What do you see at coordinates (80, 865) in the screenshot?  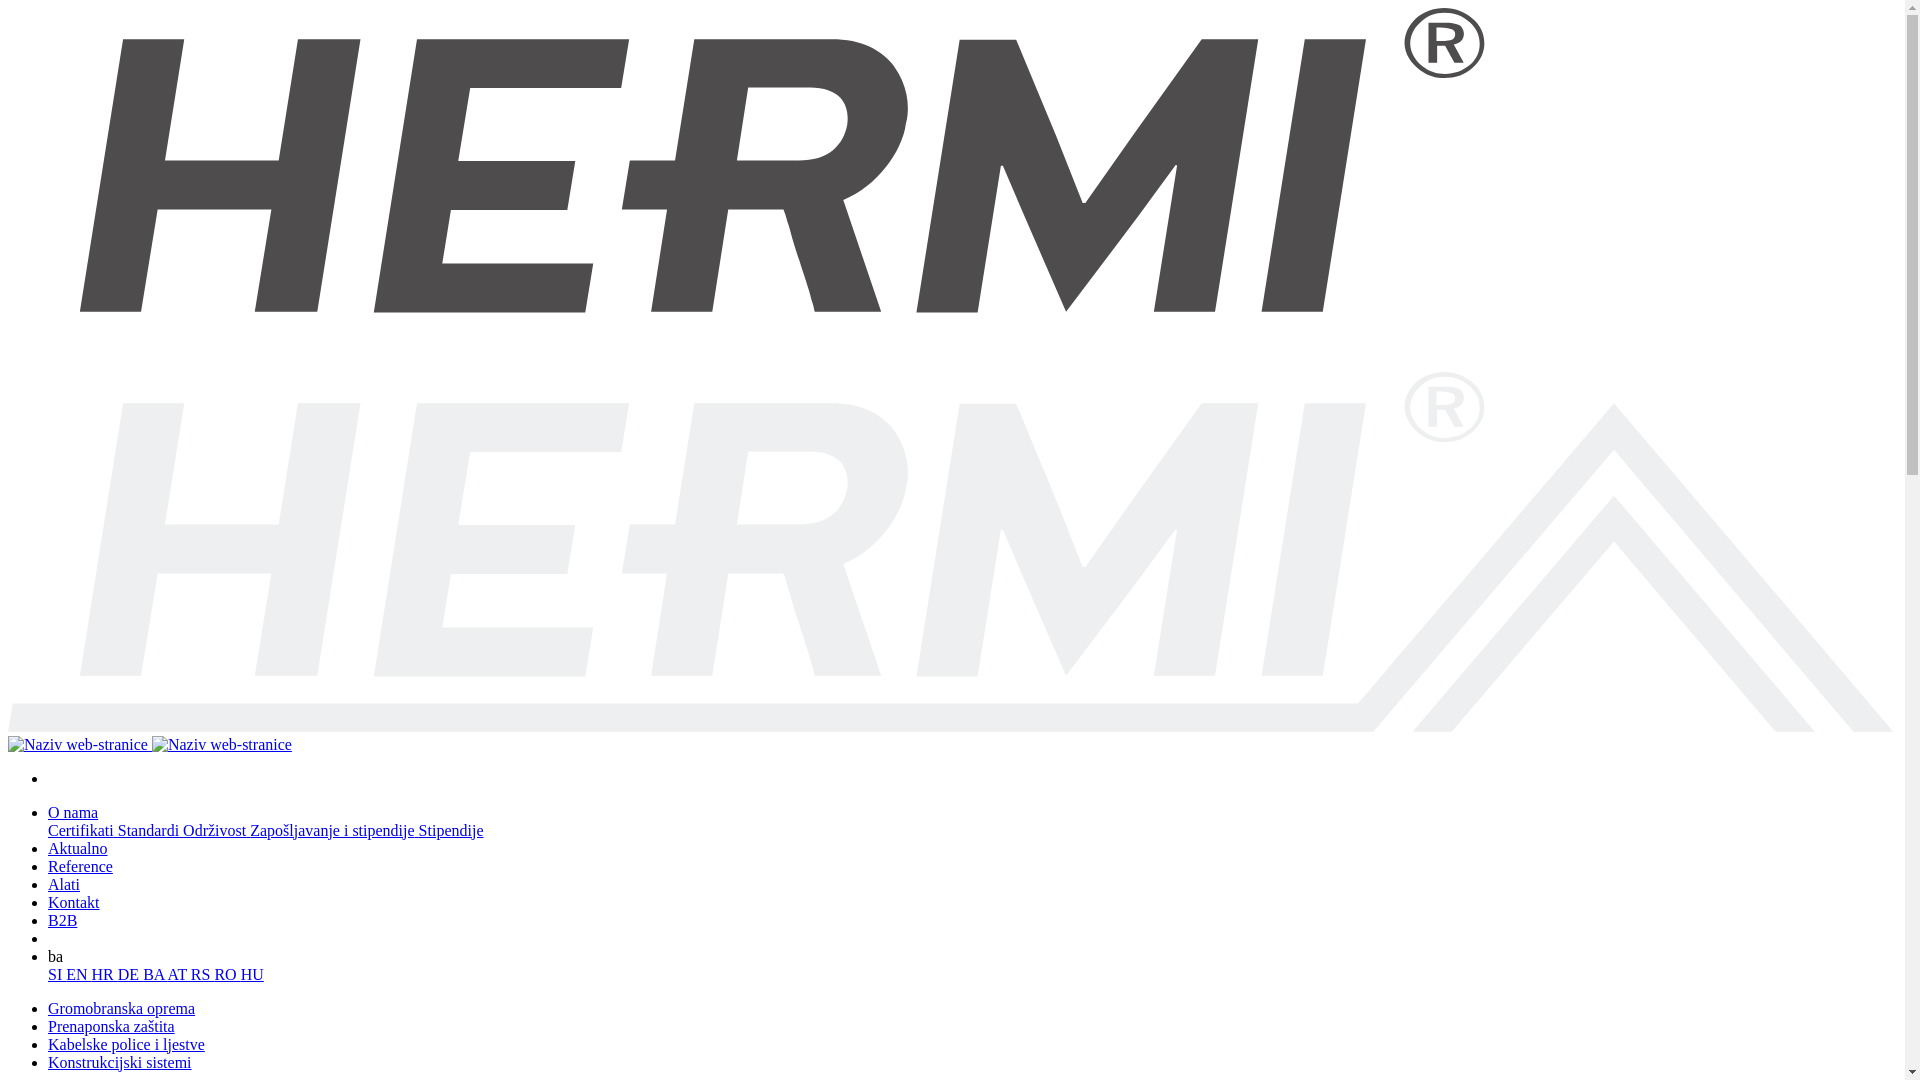 I see `'Reference'` at bounding box center [80, 865].